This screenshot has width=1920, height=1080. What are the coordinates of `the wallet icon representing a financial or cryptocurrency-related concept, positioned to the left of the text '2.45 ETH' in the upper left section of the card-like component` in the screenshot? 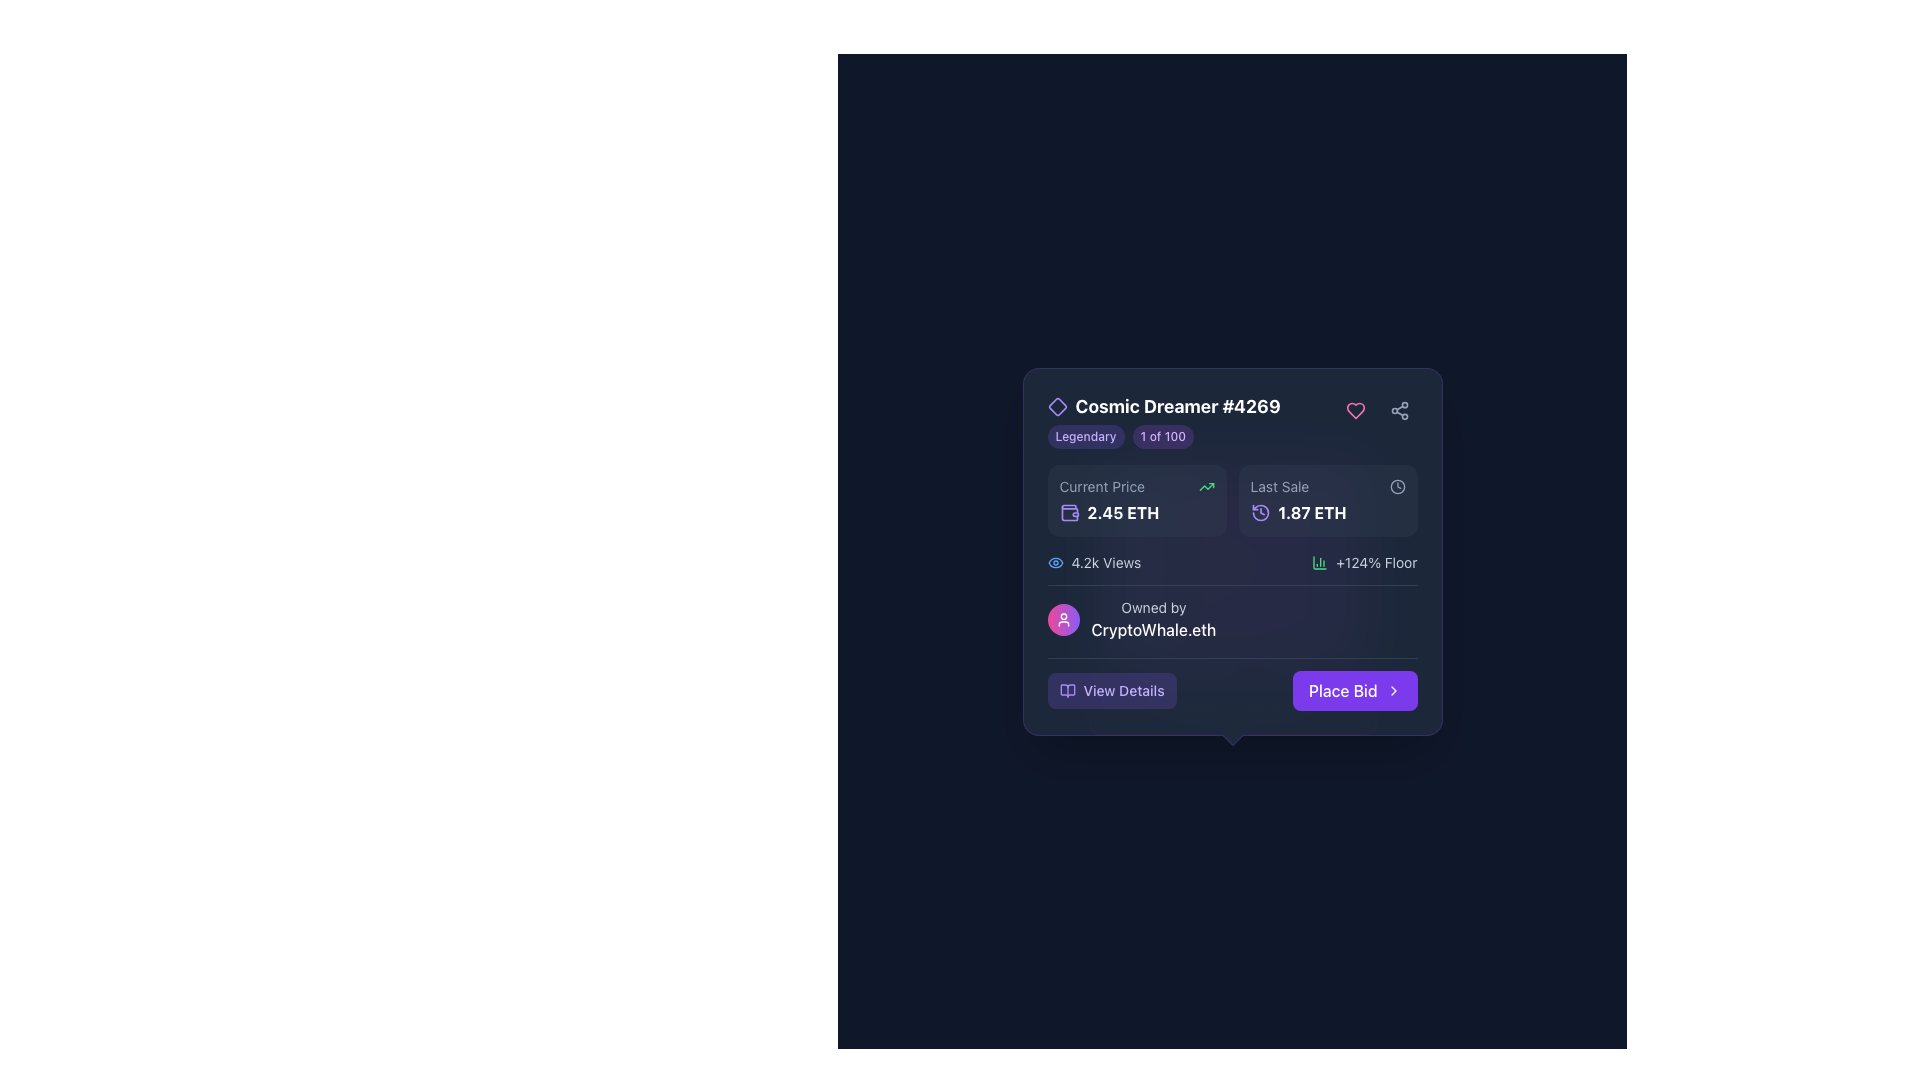 It's located at (1068, 512).